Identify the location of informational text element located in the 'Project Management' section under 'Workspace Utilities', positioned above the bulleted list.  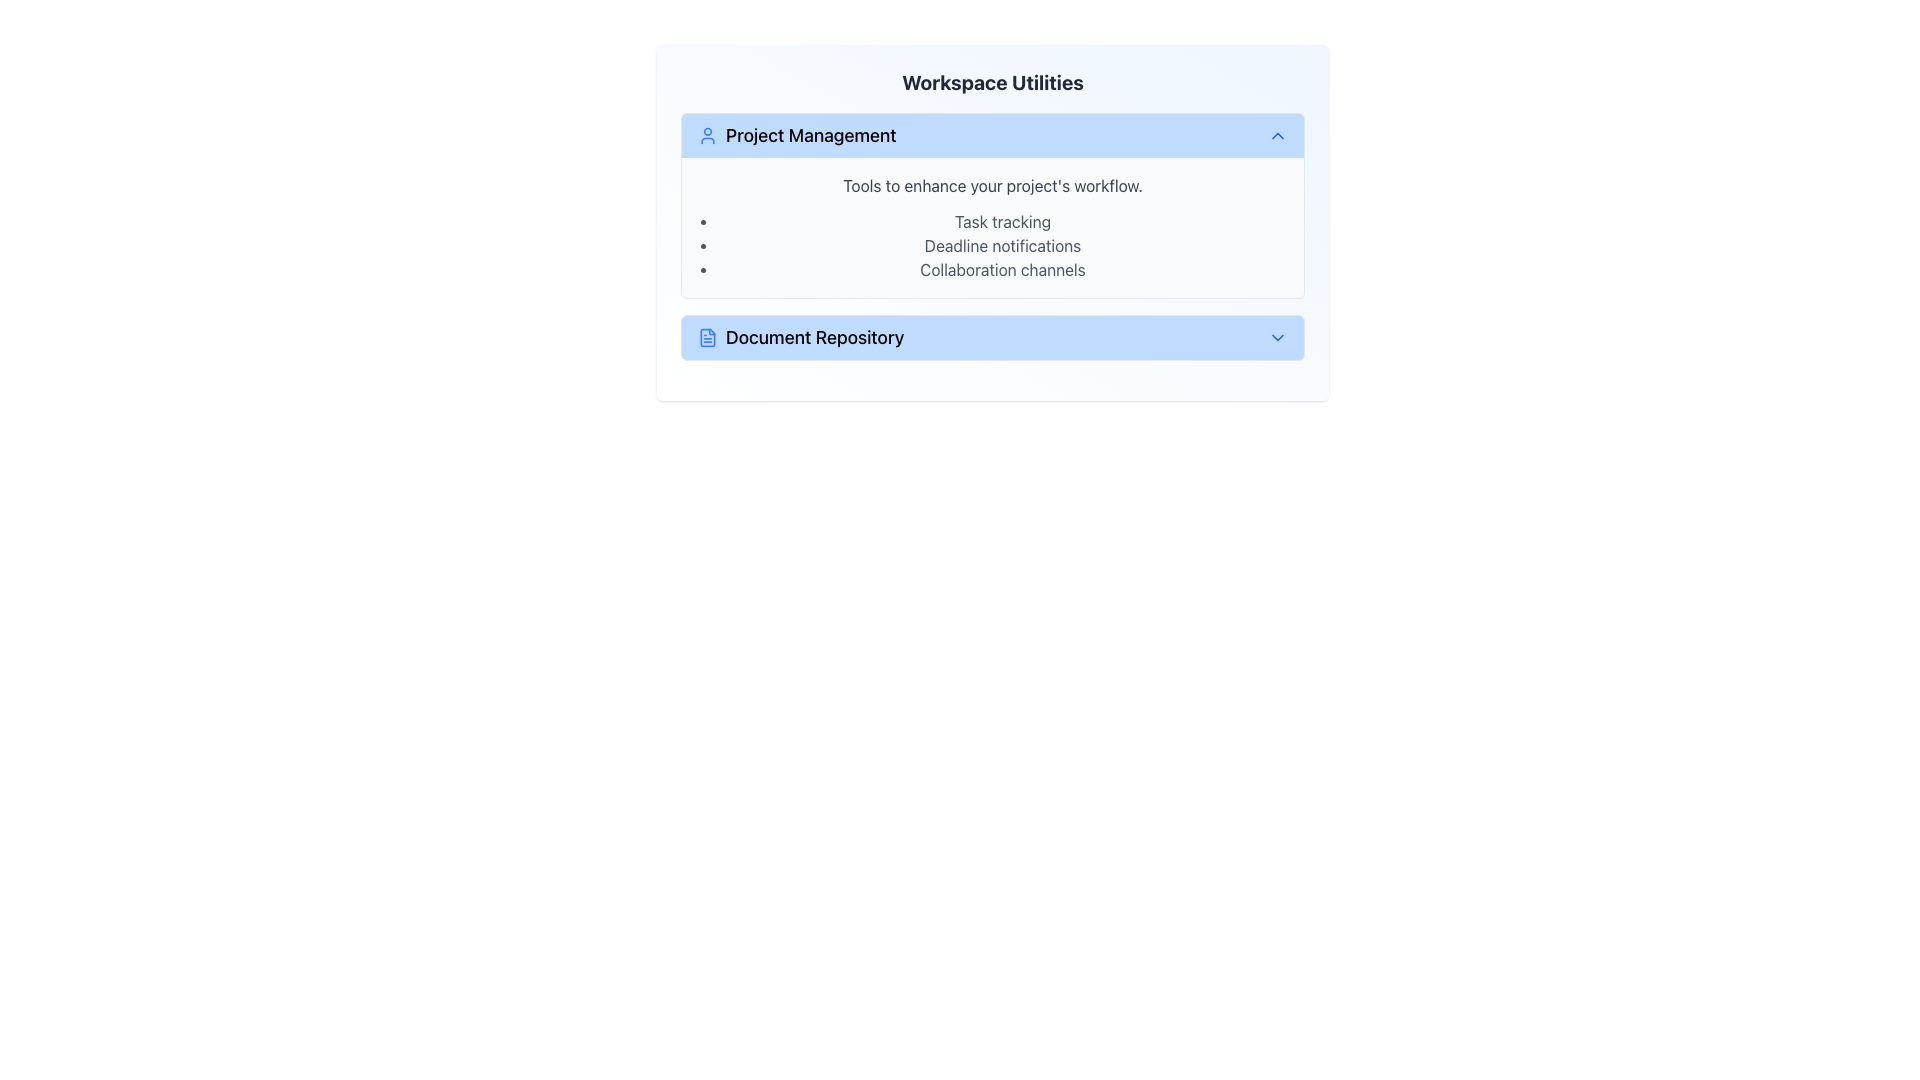
(993, 185).